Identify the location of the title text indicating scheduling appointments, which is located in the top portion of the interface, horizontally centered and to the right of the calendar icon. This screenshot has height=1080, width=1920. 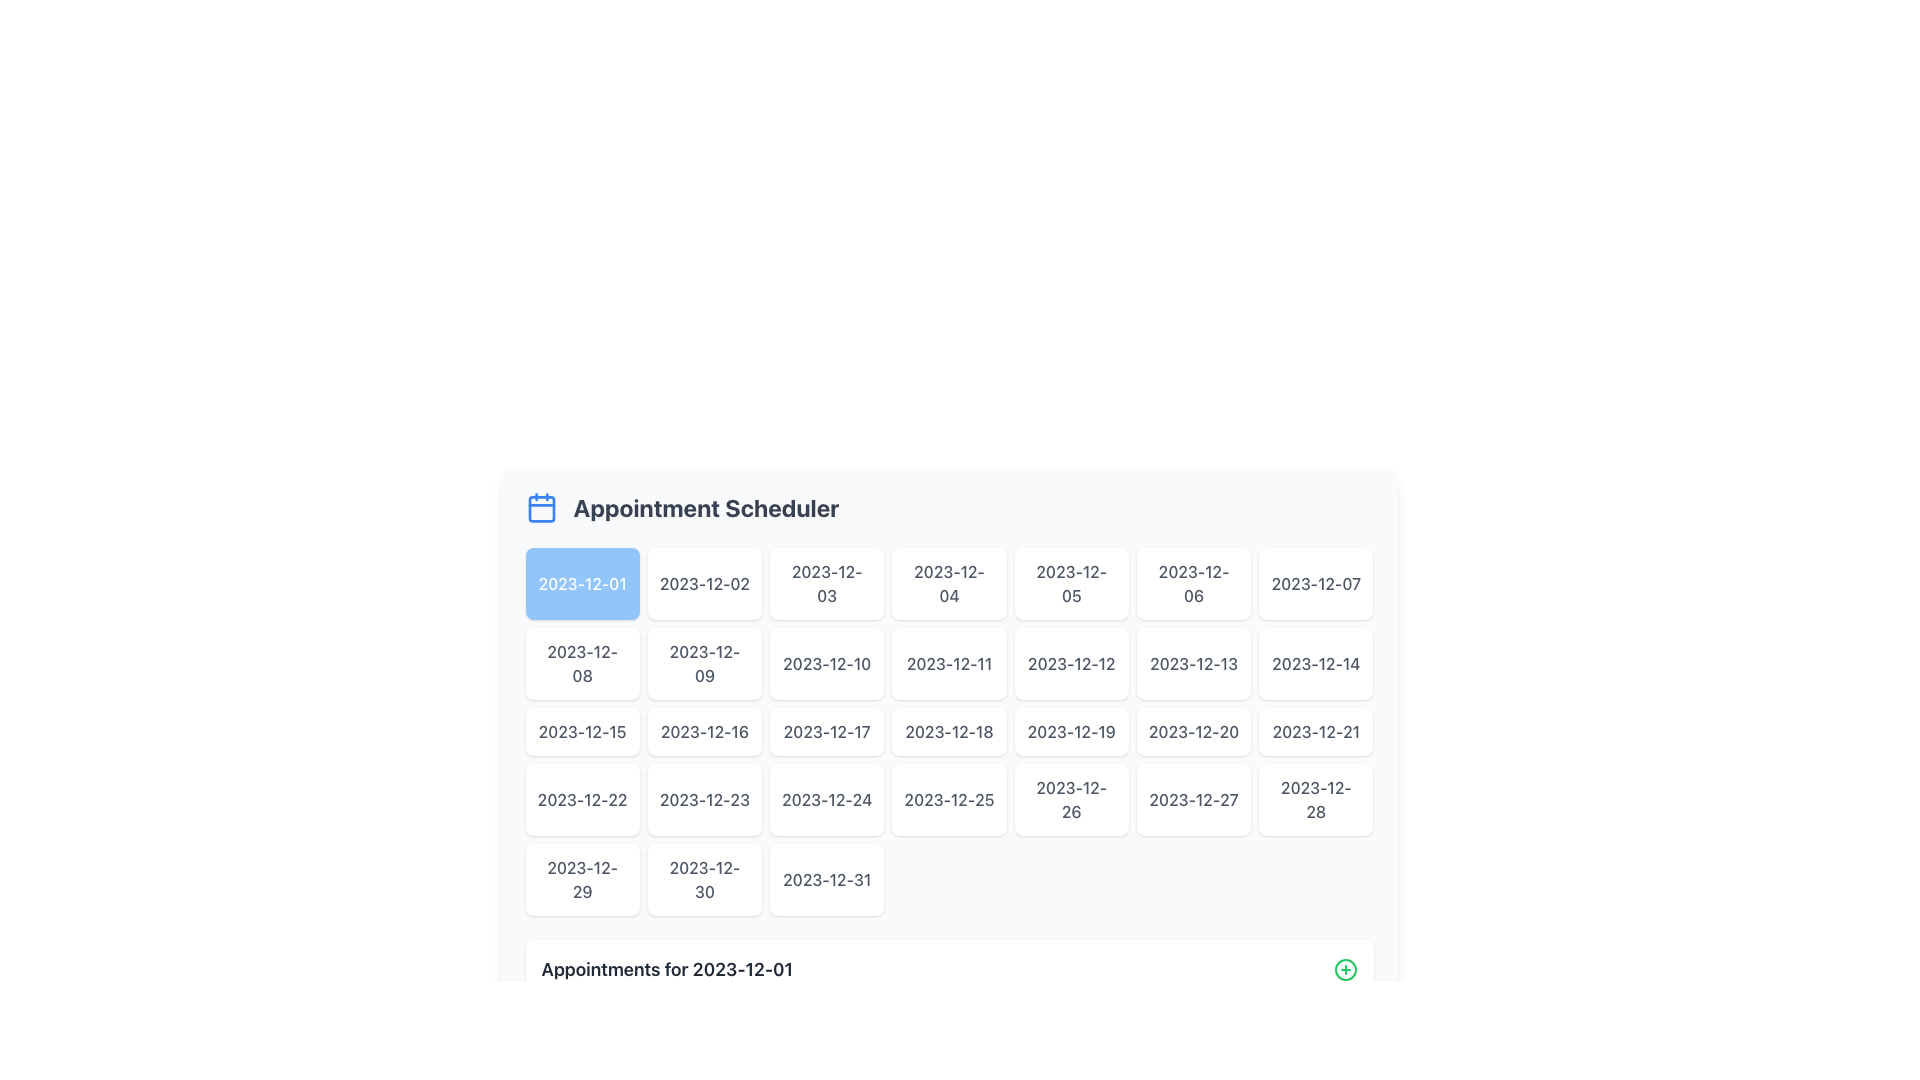
(706, 507).